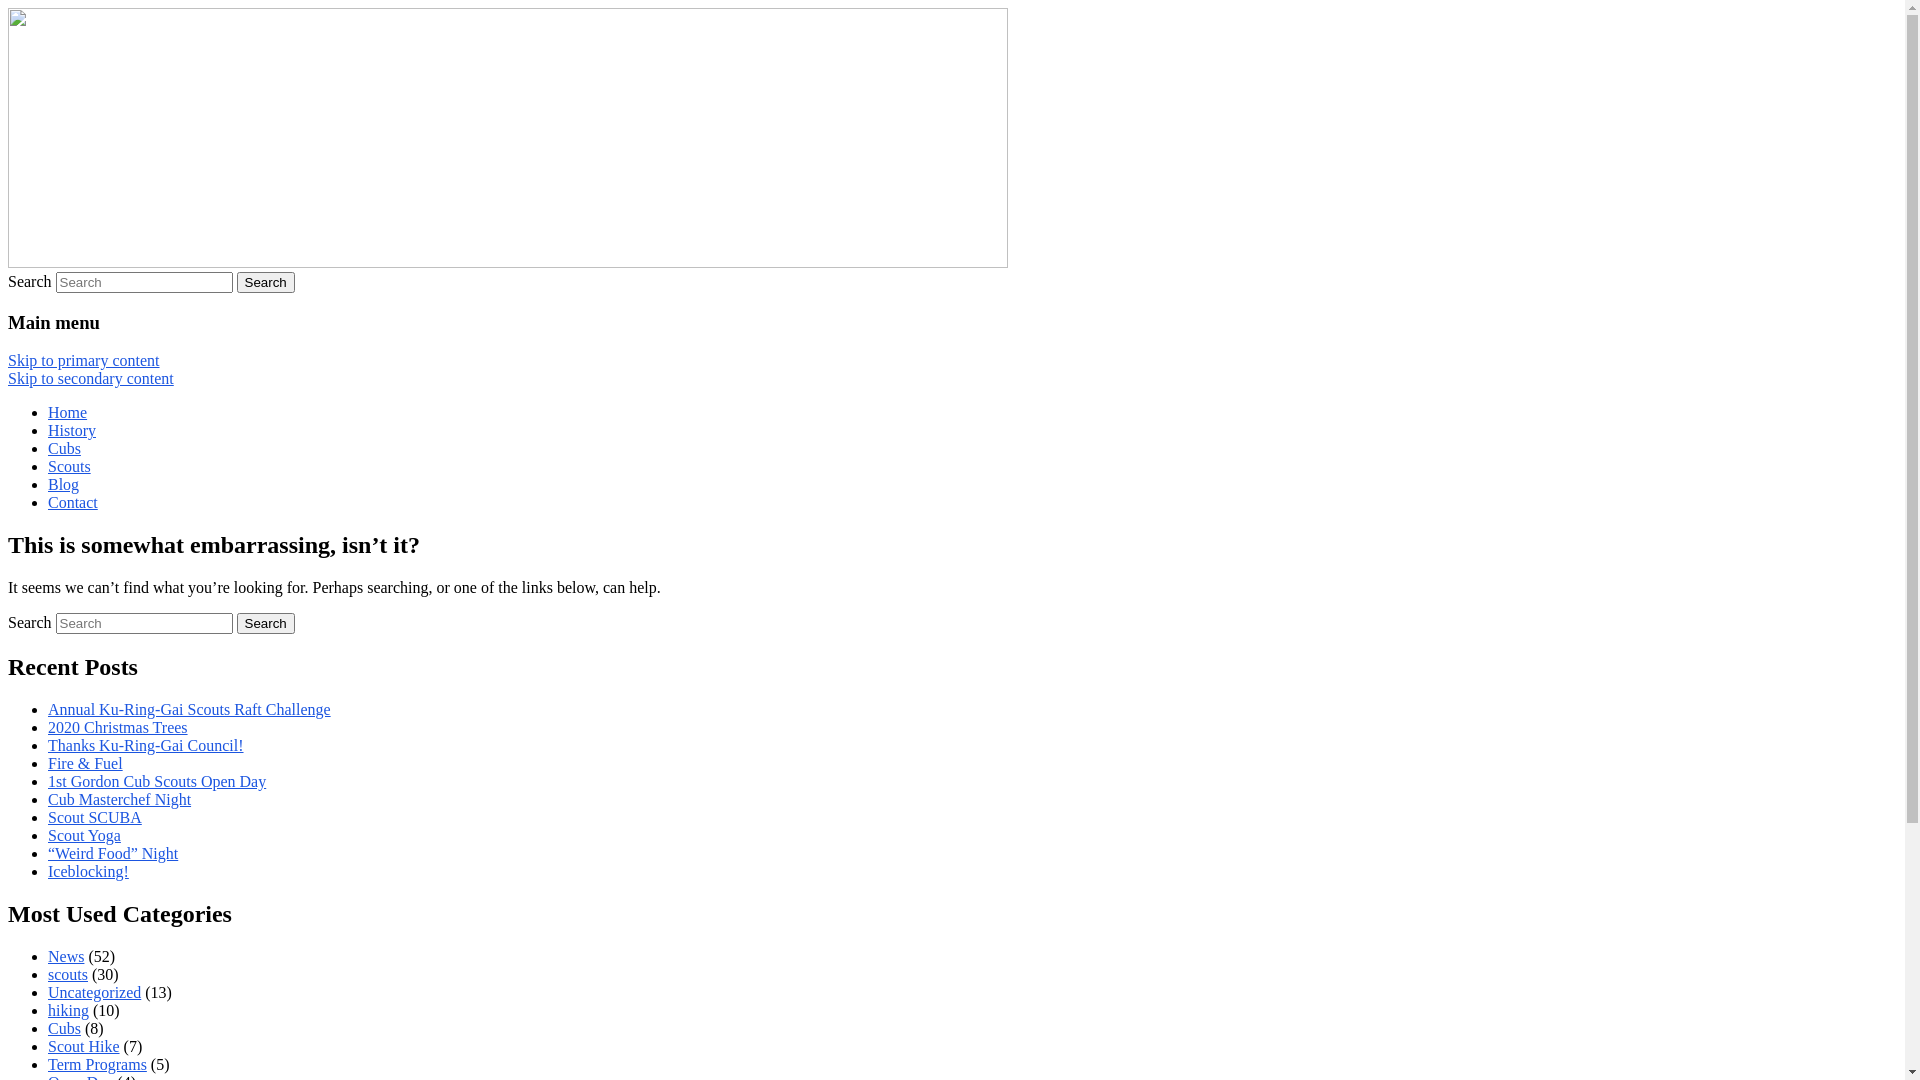  Describe the element at coordinates (48, 745) in the screenshot. I see `'Thanks Ku-Ring-Gai Council!'` at that location.